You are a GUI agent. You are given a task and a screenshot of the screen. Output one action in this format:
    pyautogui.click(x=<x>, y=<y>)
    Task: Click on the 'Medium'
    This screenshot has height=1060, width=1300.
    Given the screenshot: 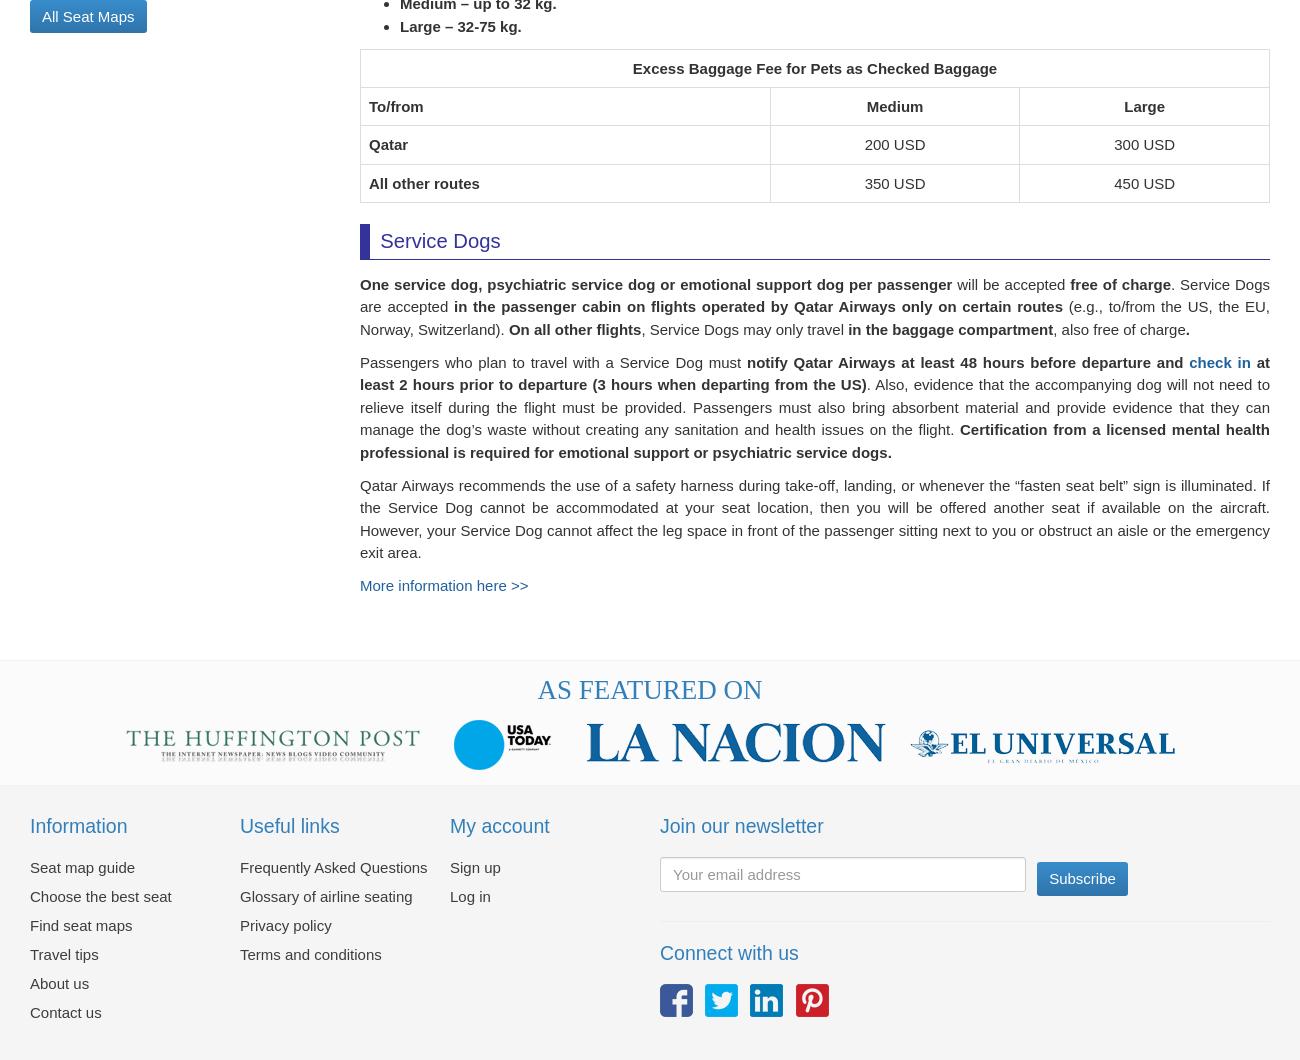 What is the action you would take?
    pyautogui.click(x=893, y=118)
    